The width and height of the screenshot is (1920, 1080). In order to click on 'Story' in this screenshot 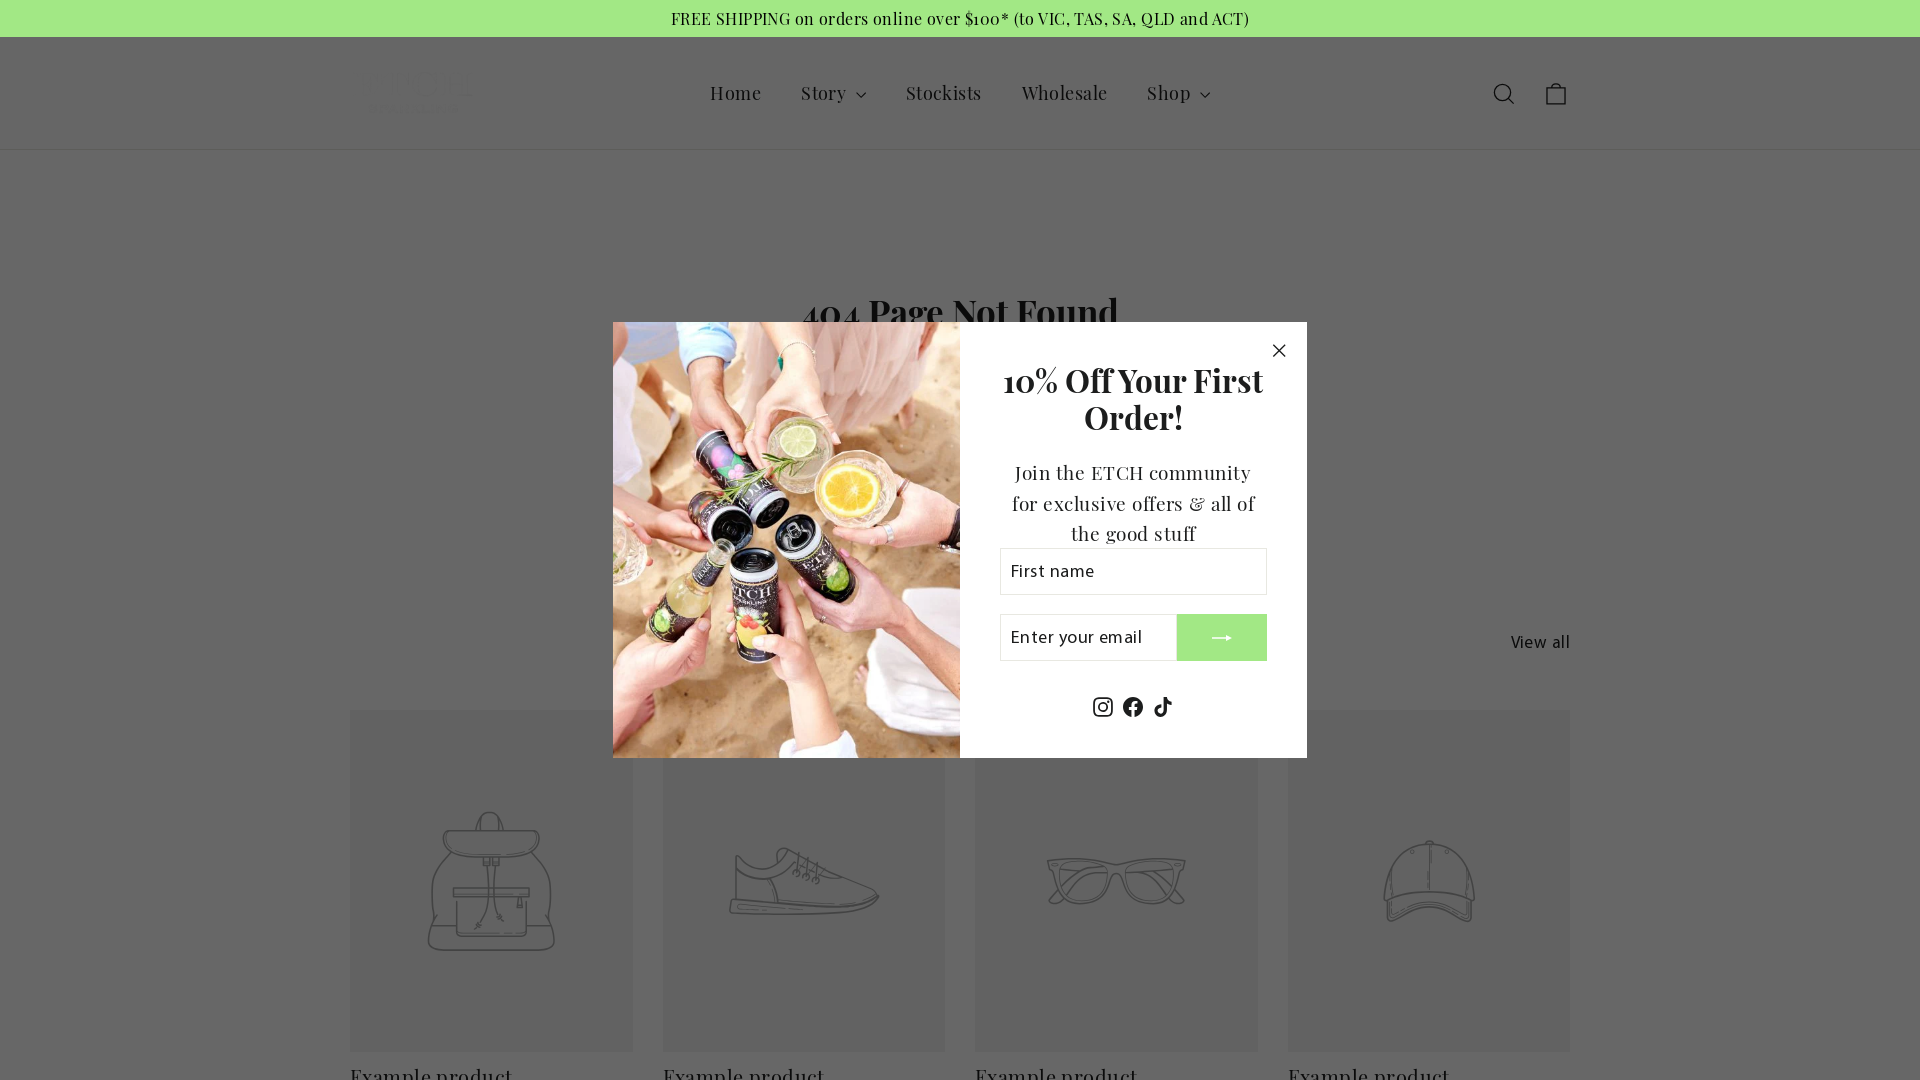, I will do `click(833, 93)`.